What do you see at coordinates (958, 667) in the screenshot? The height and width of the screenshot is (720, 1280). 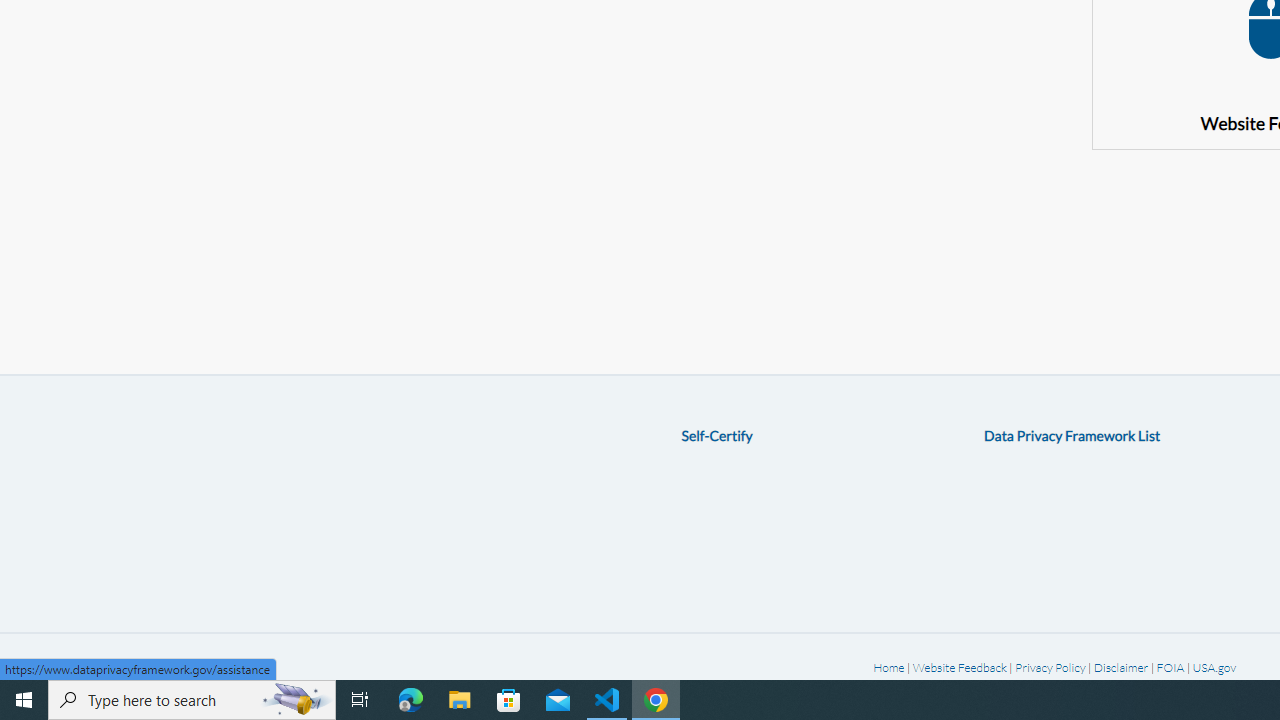 I see `'Website Feedback'` at bounding box center [958, 667].